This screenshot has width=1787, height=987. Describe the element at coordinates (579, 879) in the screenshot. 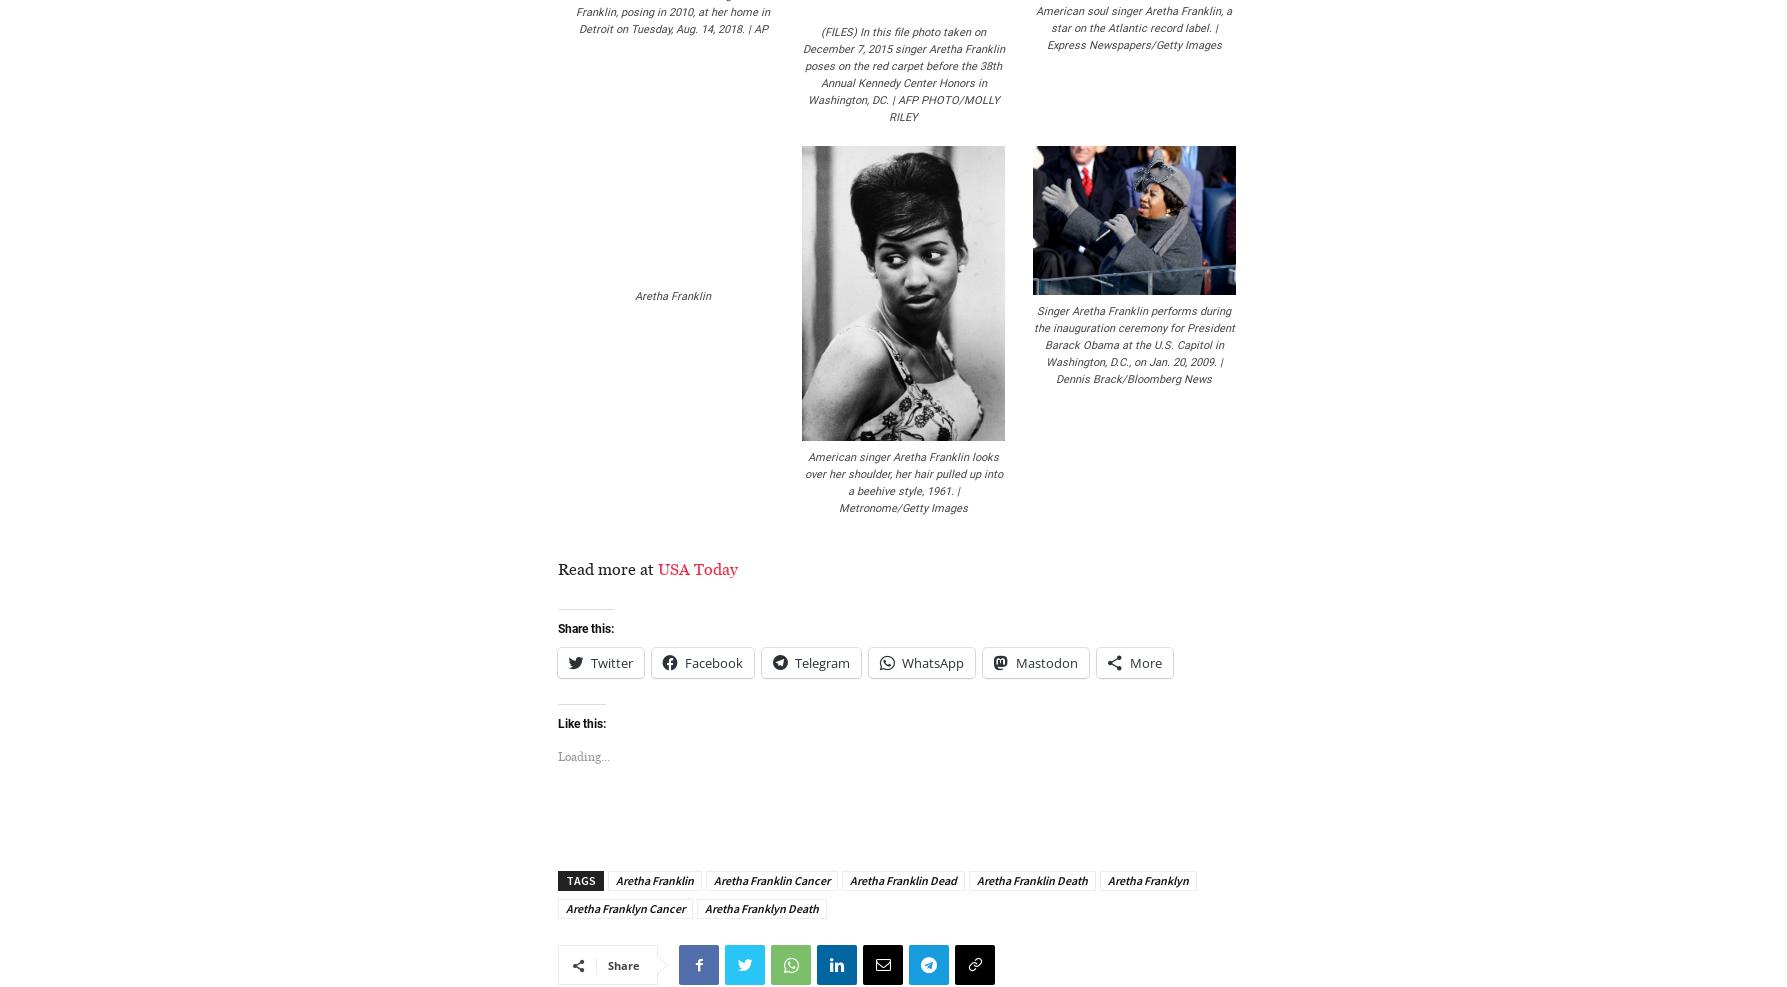

I see `'Tags'` at that location.